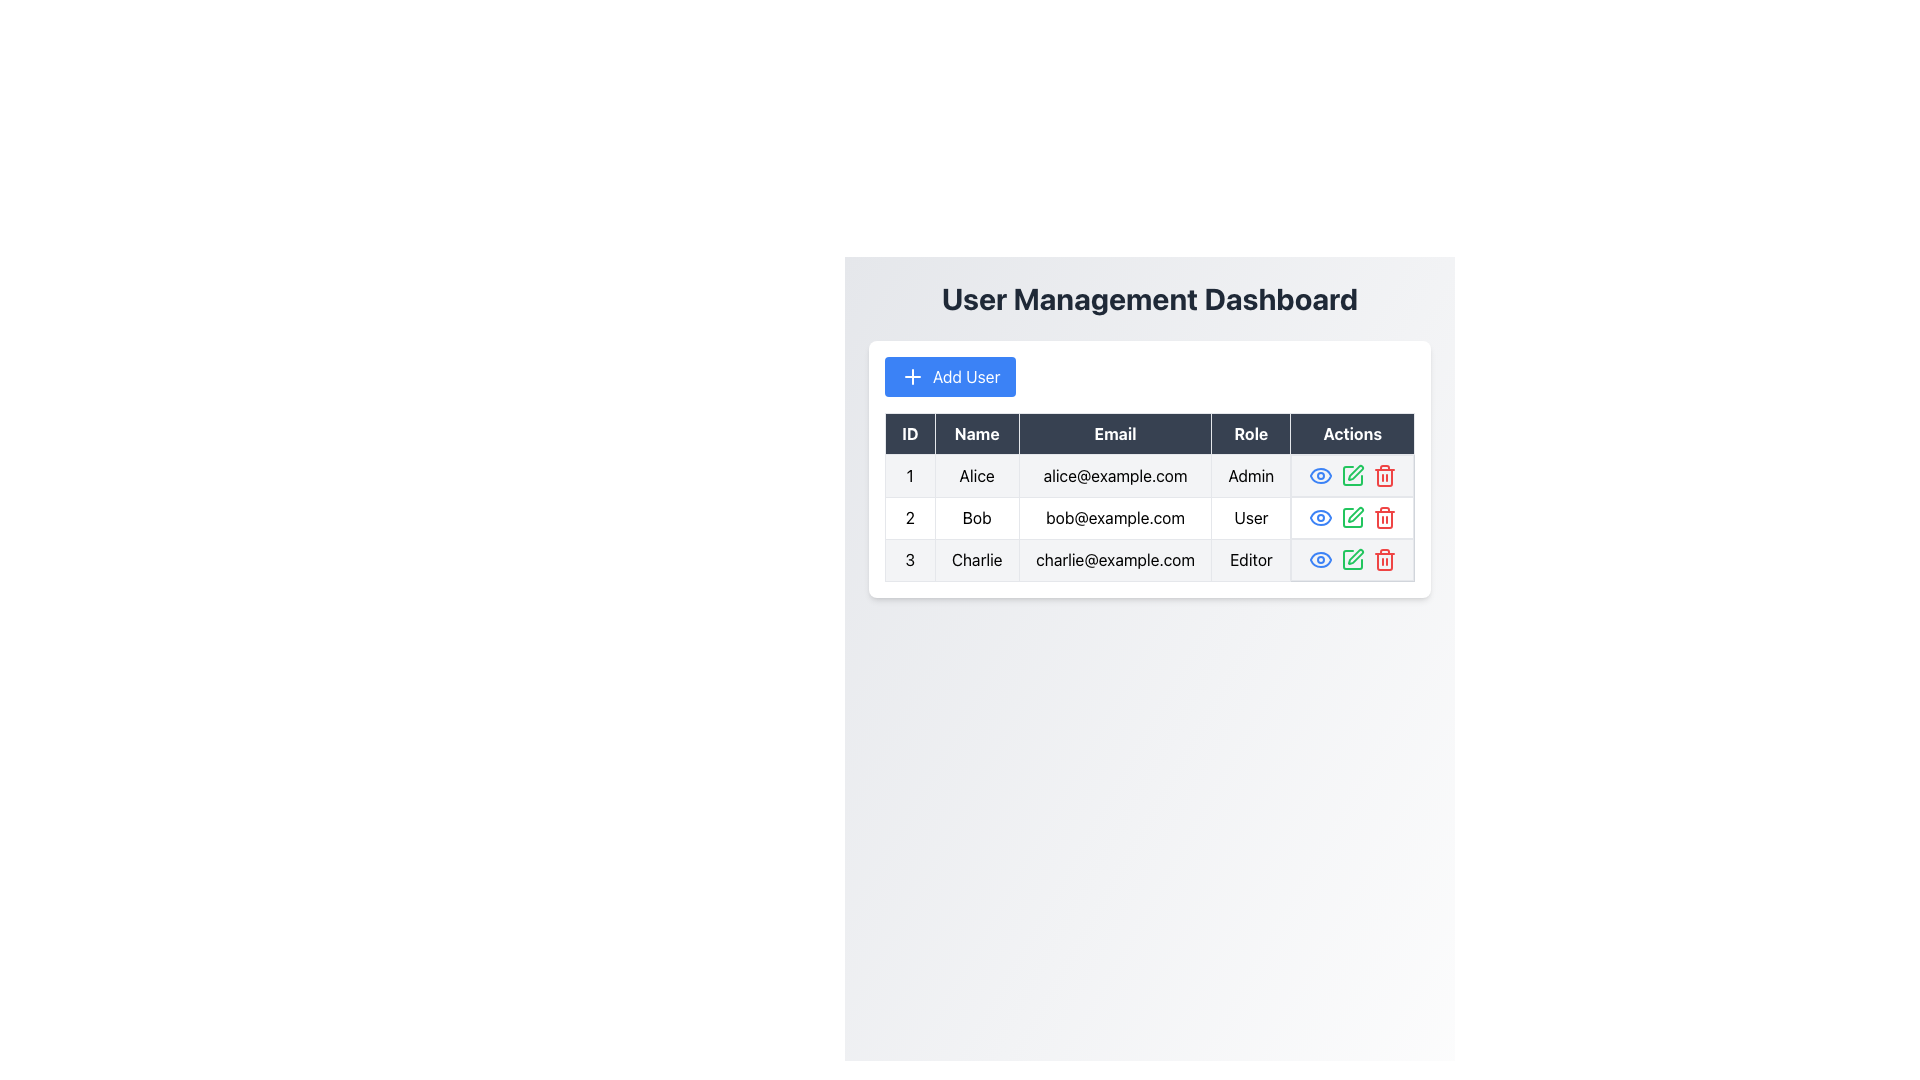  Describe the element at coordinates (1383, 559) in the screenshot. I see `the red-colored trash bin icon button located in the 'Actions' column of the third row for the user with ID 3` at that location.